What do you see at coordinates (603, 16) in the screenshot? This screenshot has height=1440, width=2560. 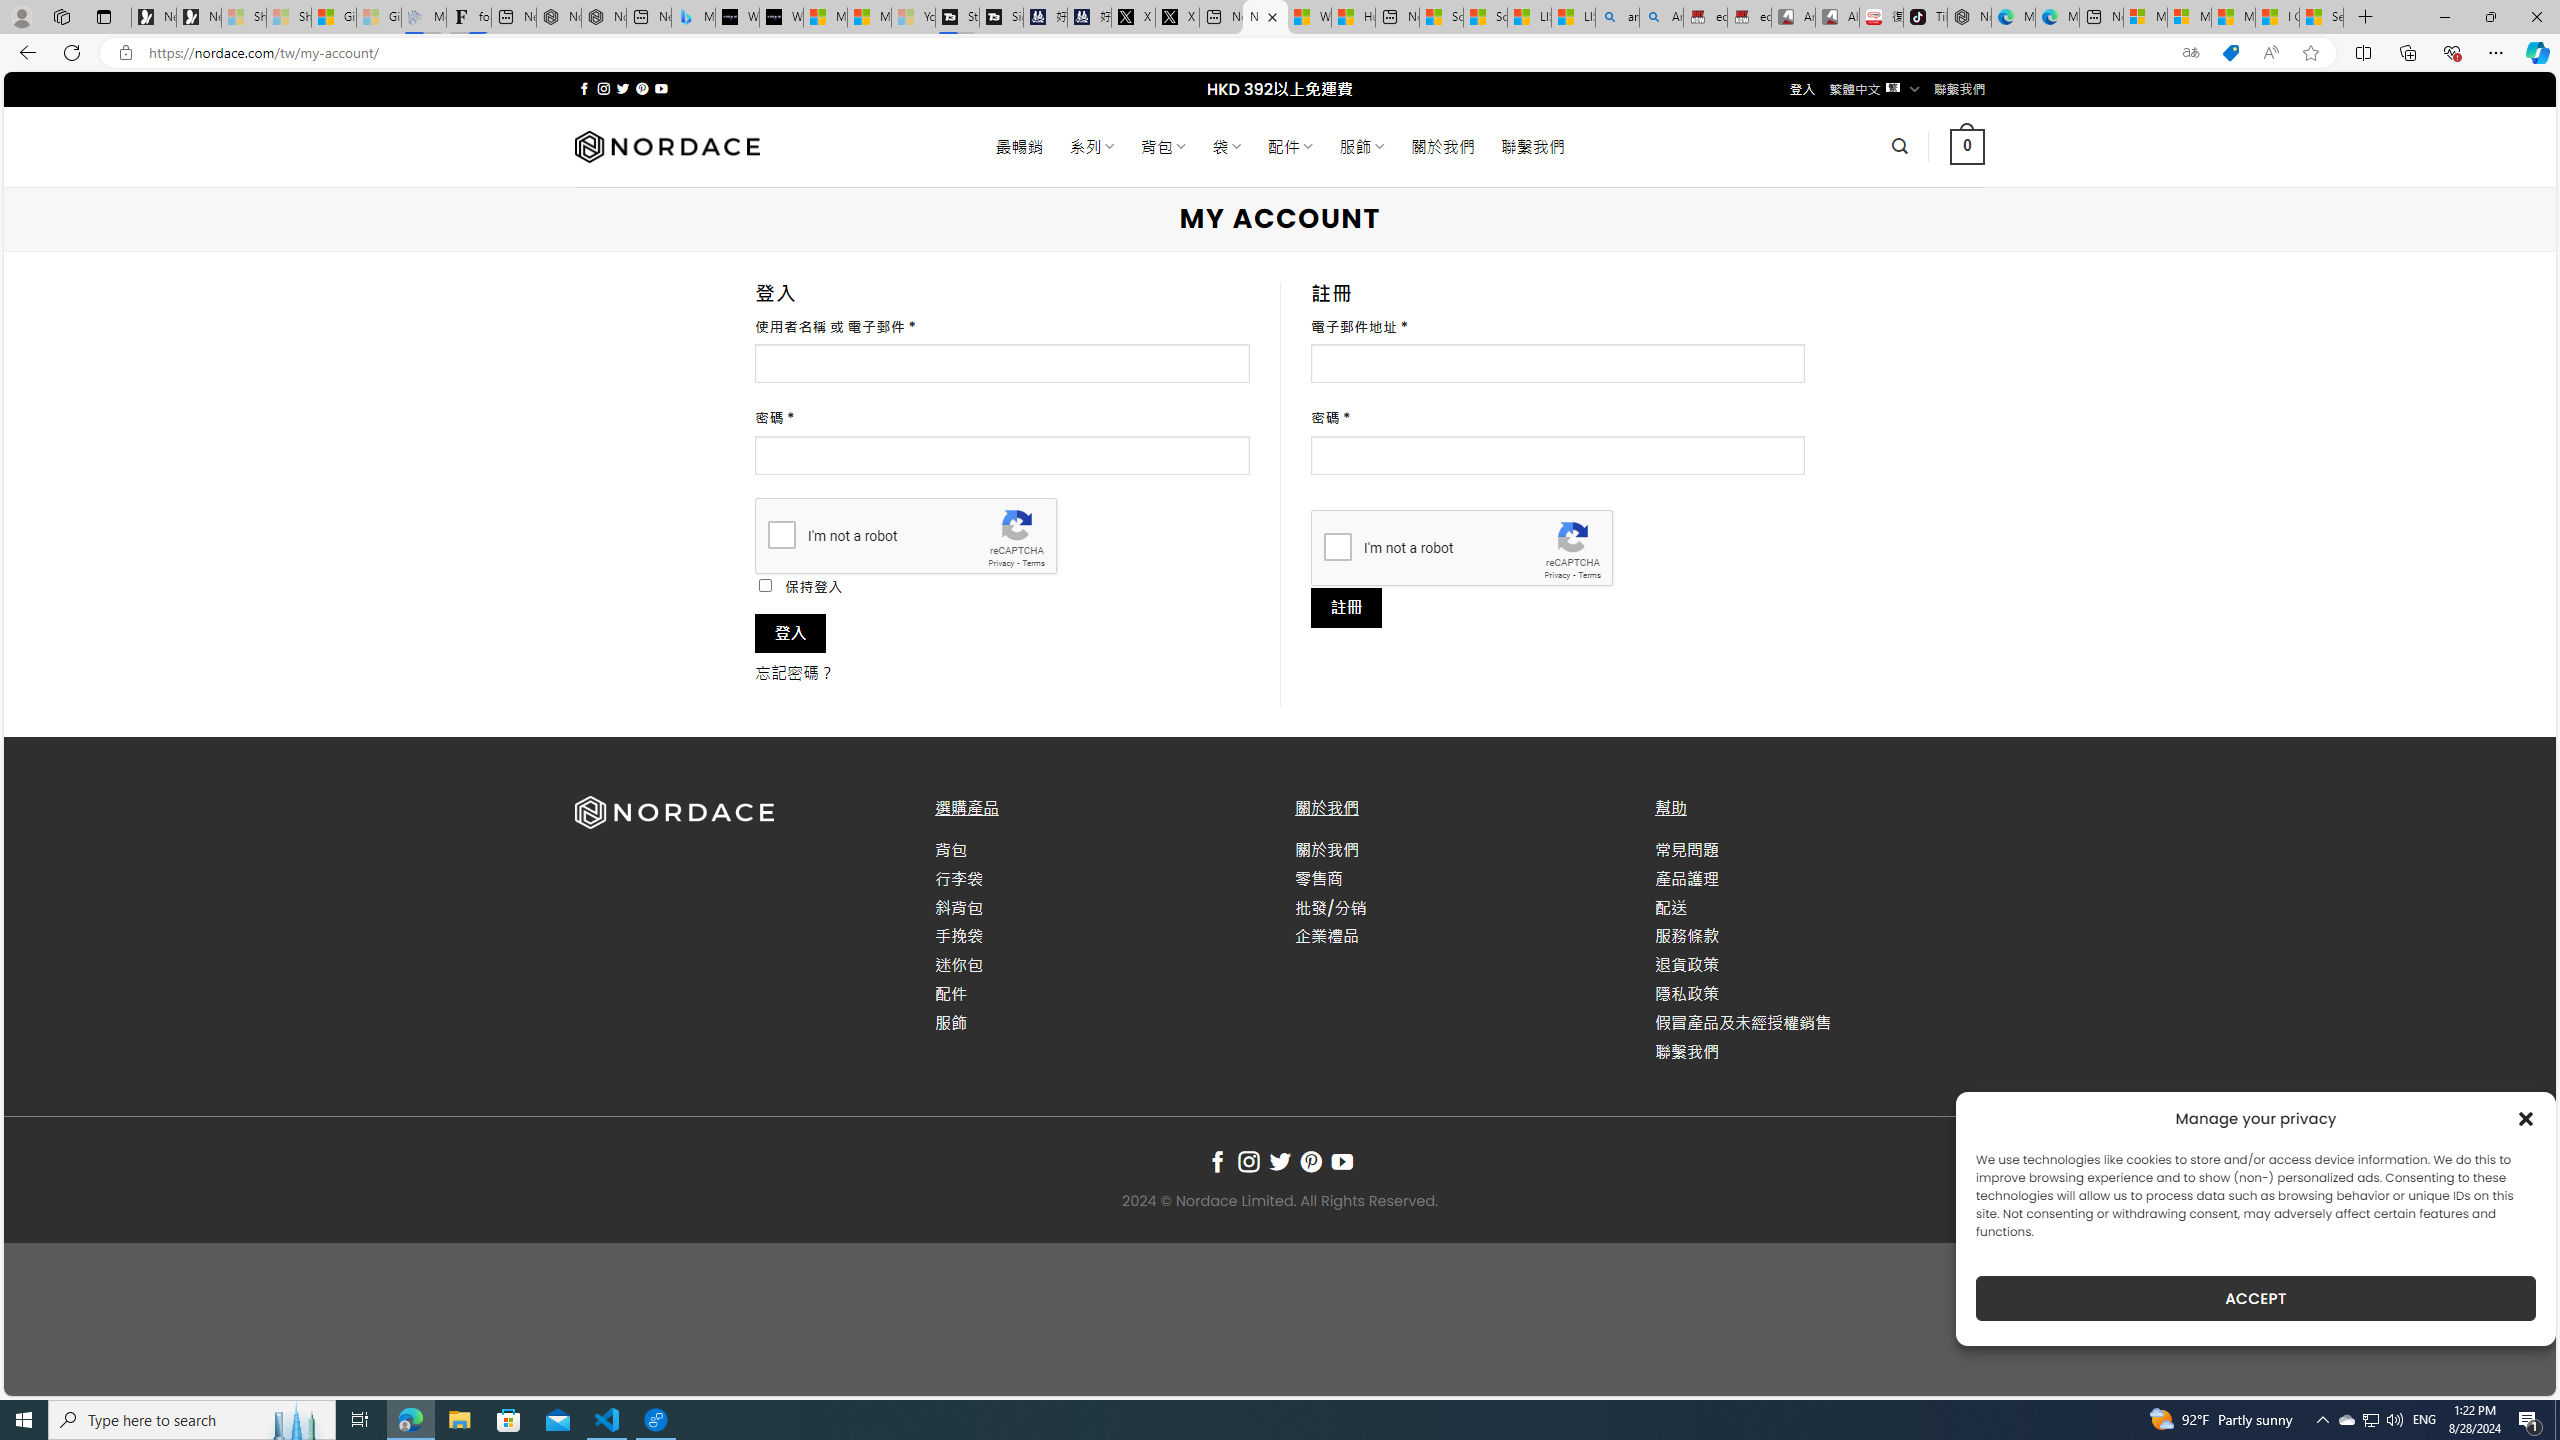 I see `'Nordace - #1 Japanese Best-Seller - Siena Smart Backpack'` at bounding box center [603, 16].